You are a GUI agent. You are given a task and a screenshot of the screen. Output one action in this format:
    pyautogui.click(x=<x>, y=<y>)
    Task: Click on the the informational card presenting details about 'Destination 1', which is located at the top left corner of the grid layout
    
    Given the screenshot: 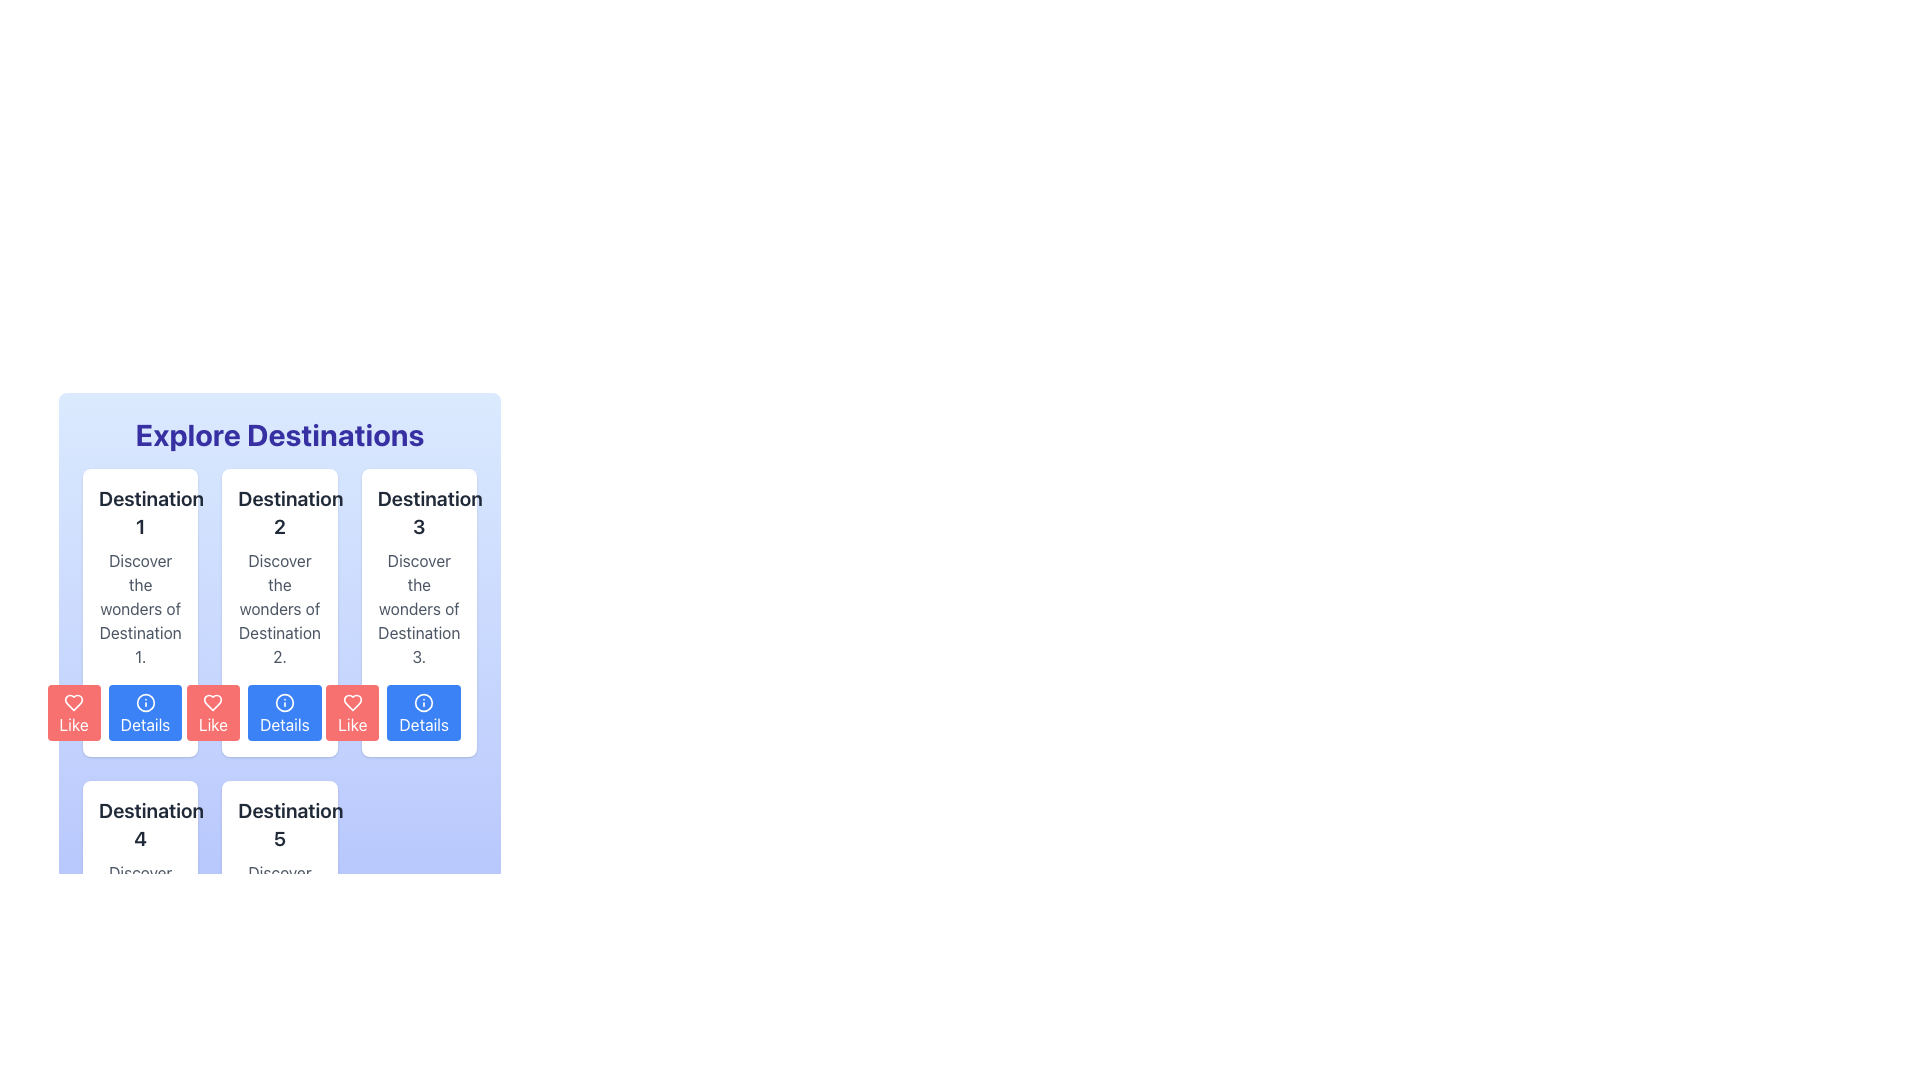 What is the action you would take?
    pyautogui.click(x=139, y=612)
    